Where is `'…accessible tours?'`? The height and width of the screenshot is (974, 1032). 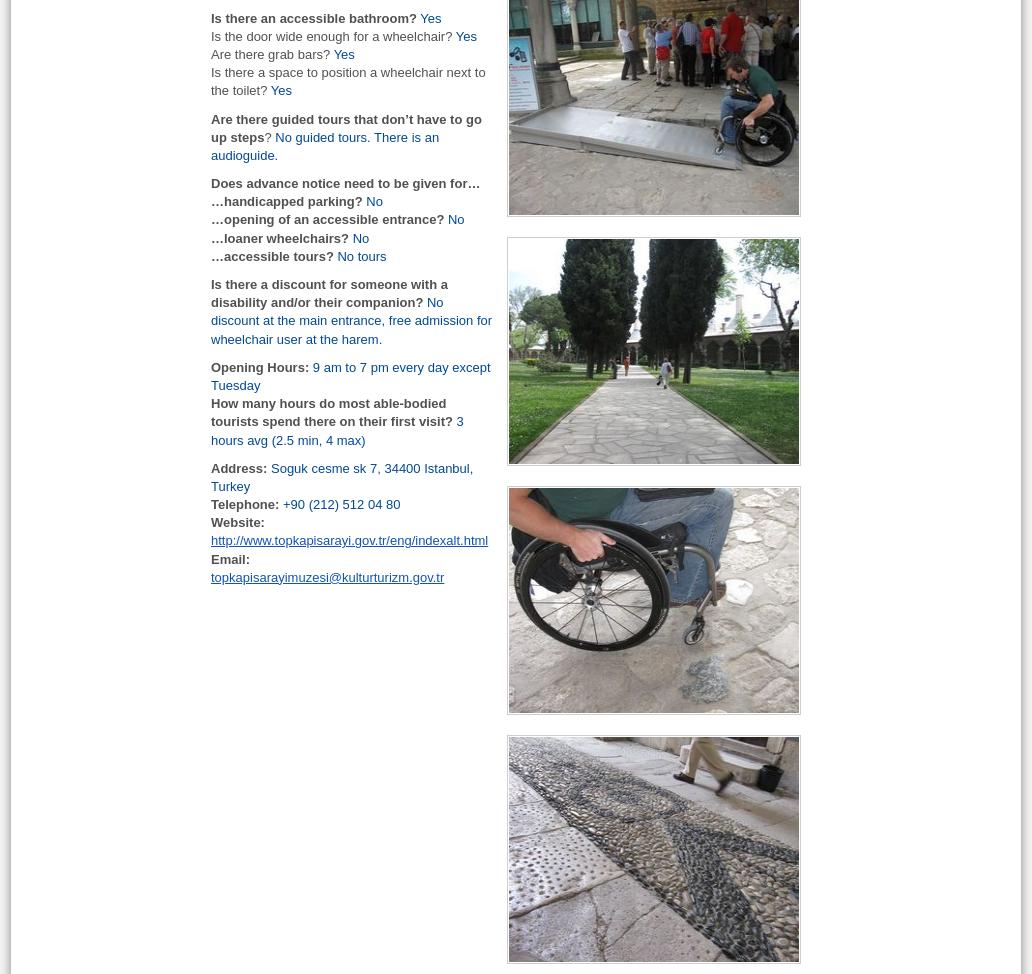
'…accessible tours?' is located at coordinates (272, 254).